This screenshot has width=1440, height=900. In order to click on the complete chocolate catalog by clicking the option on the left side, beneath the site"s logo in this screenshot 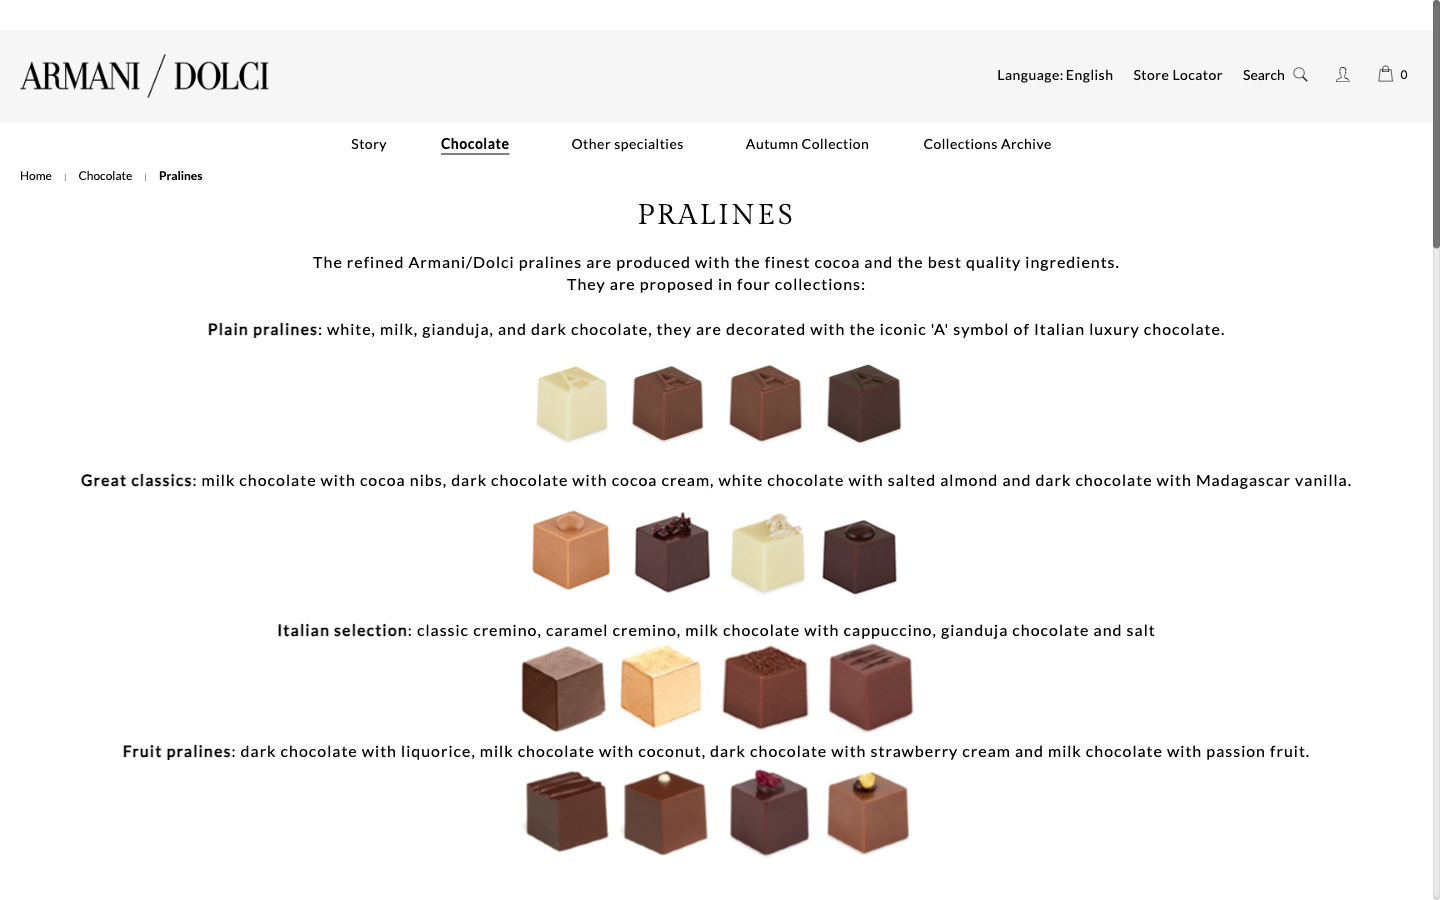, I will do `click(105, 175)`.